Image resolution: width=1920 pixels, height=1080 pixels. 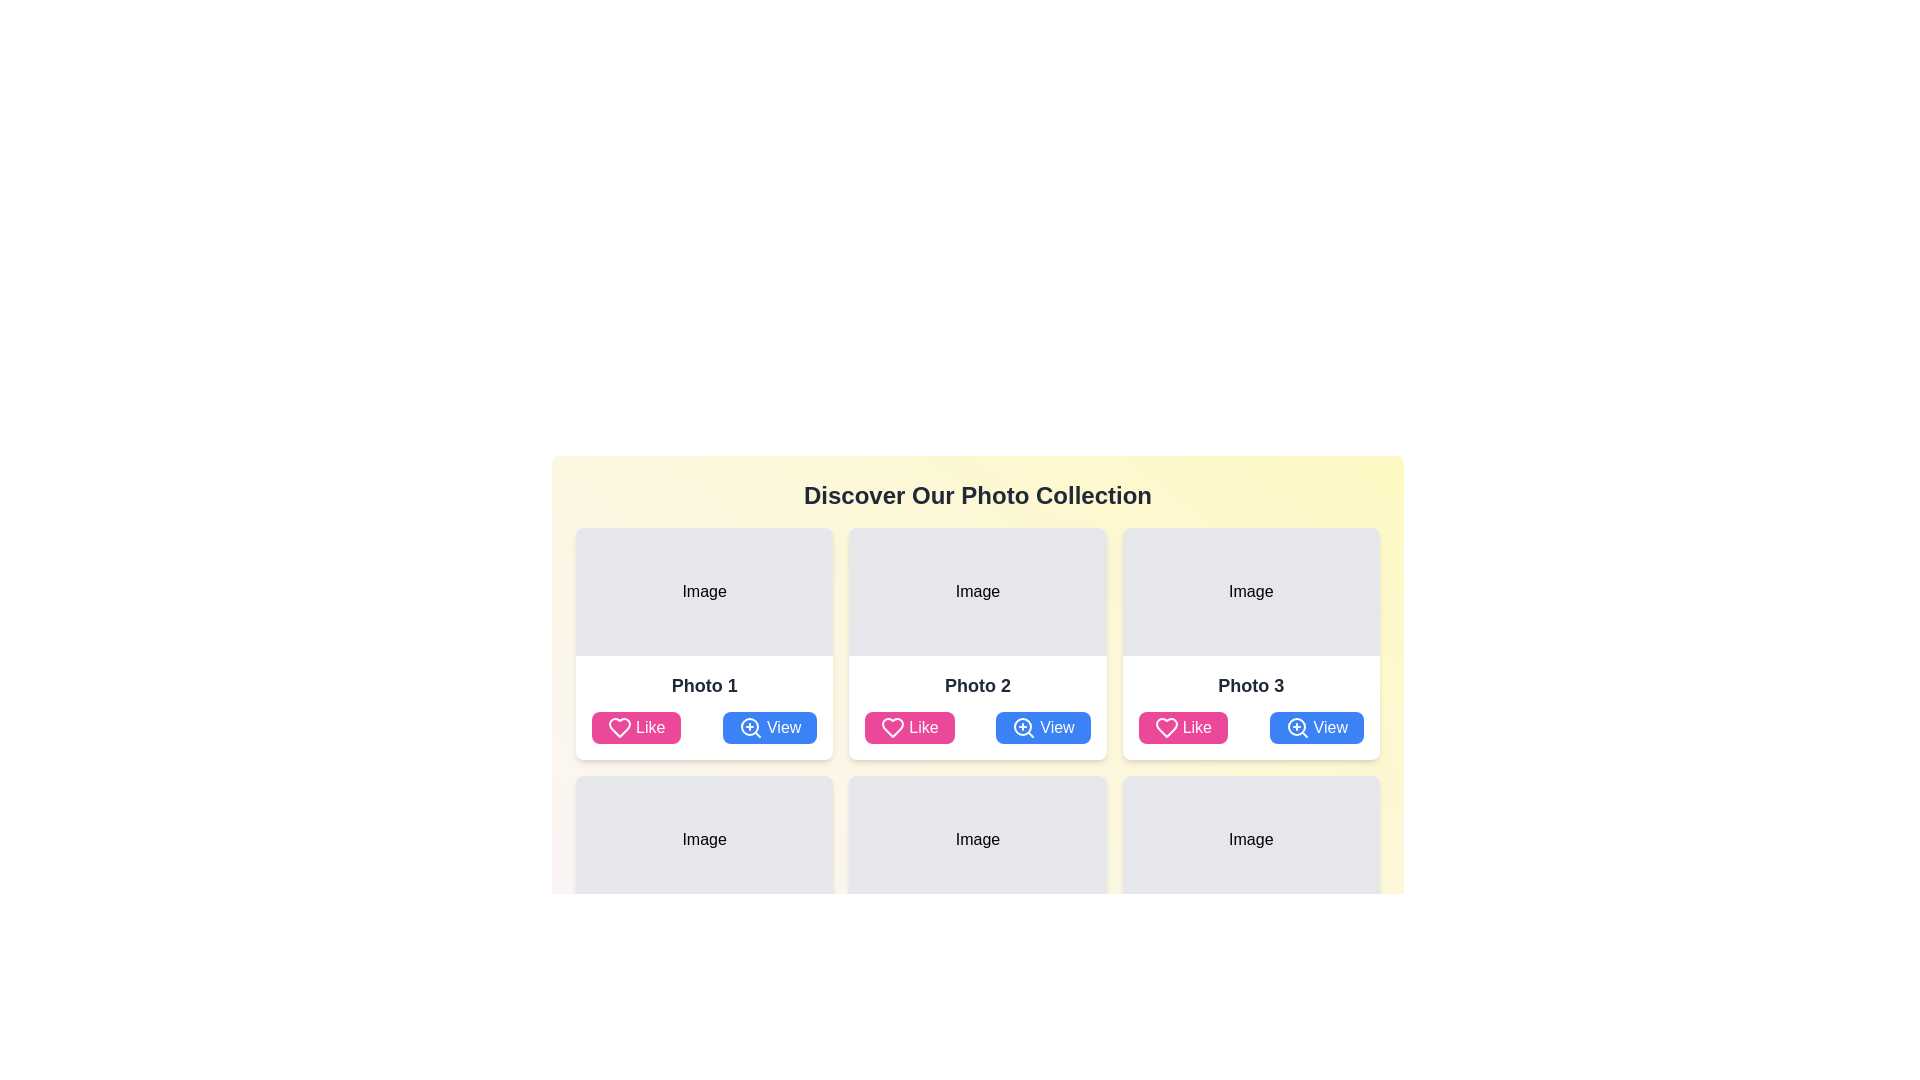 I want to click on the like button located below Photo 1 in the gallery layout to record your preference for the photo, so click(x=635, y=728).